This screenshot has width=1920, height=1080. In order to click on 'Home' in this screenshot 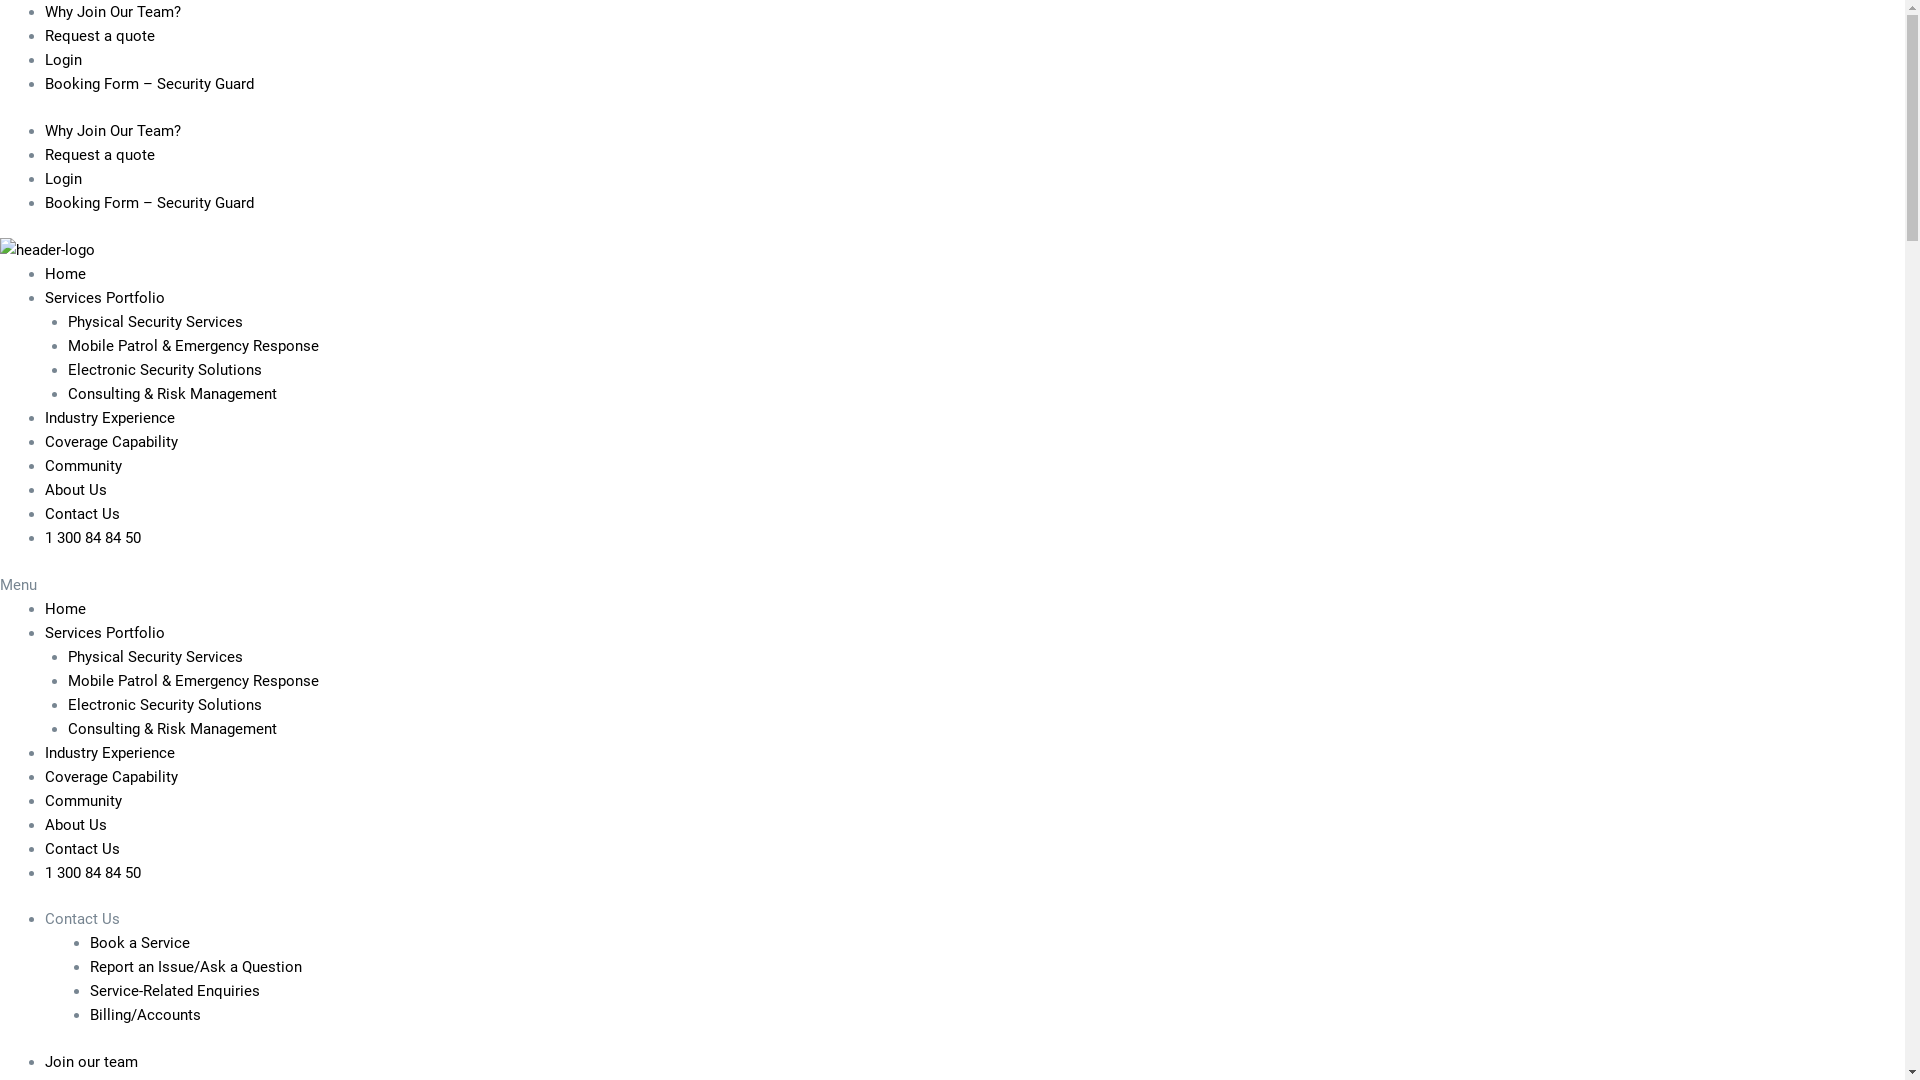, I will do `click(44, 608)`.